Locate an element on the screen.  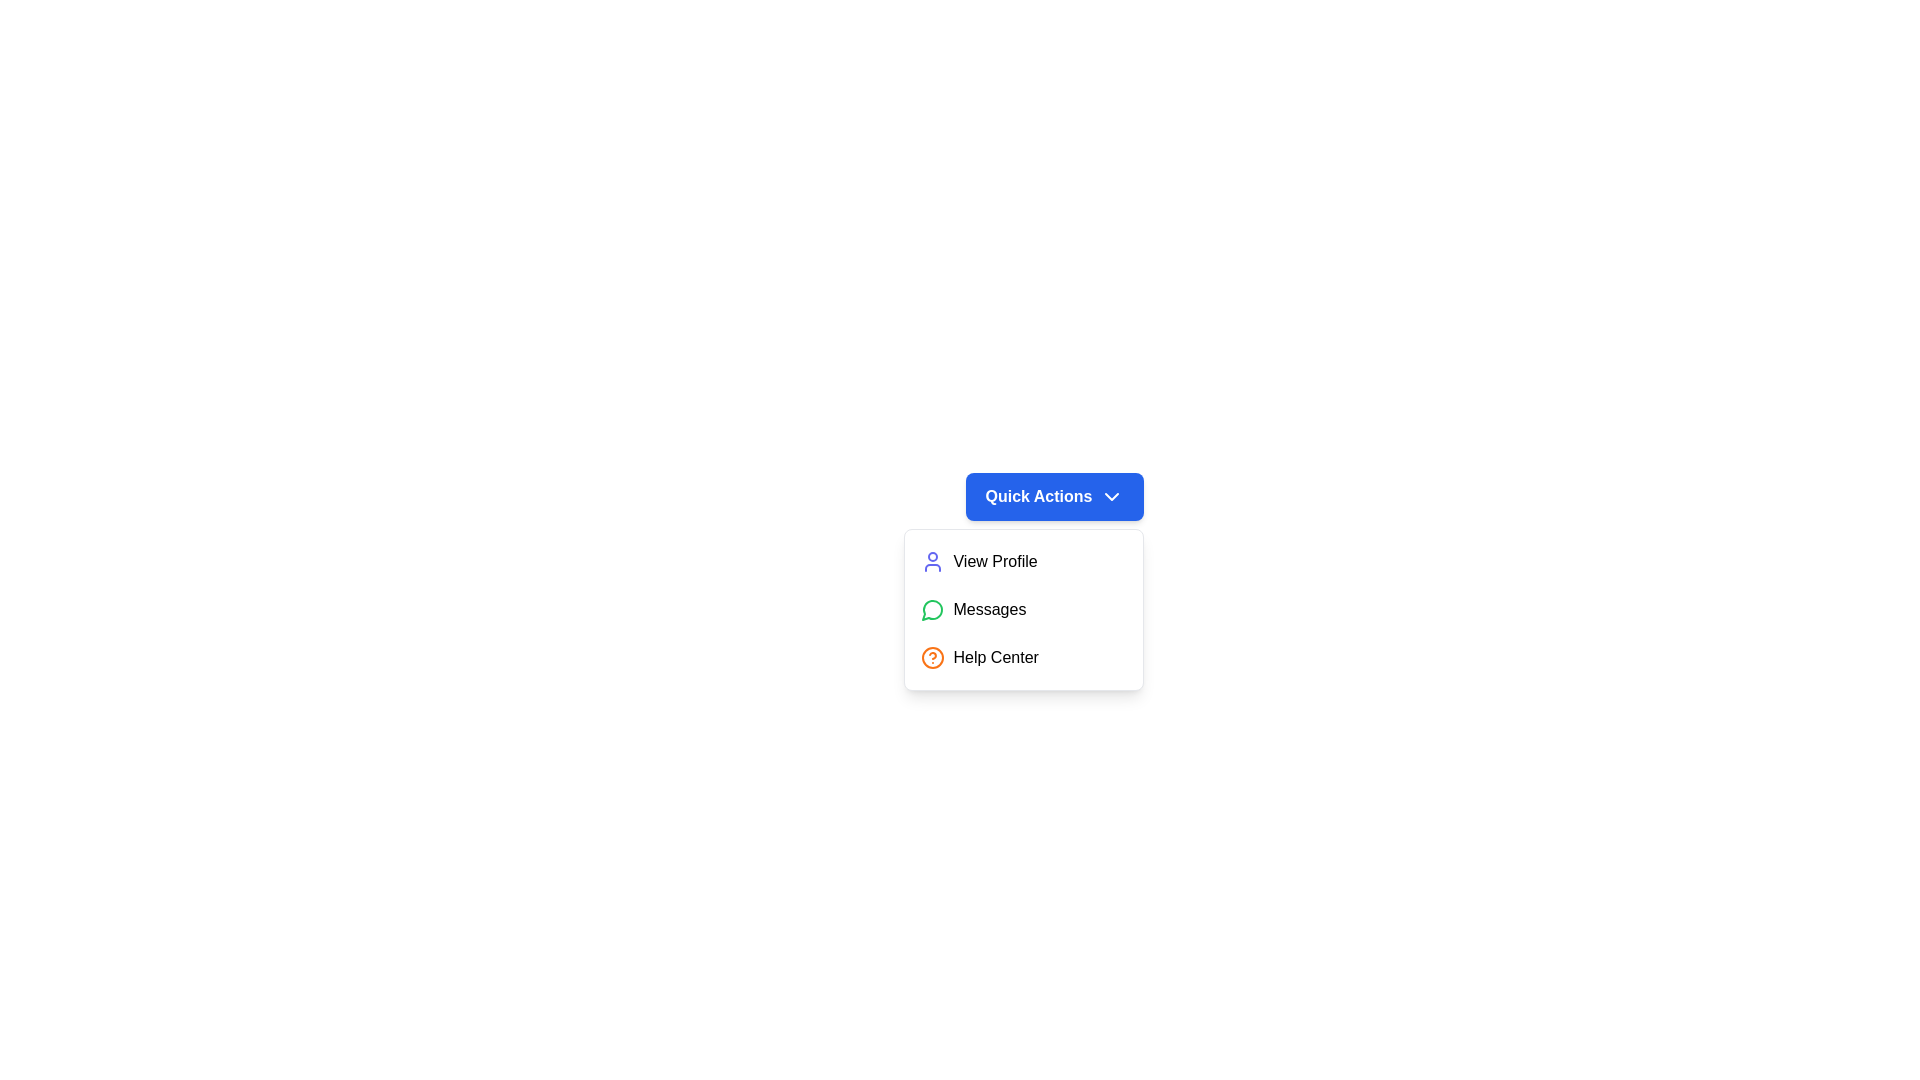
the 'Messages' option in the dropdown menu is located at coordinates (1023, 608).